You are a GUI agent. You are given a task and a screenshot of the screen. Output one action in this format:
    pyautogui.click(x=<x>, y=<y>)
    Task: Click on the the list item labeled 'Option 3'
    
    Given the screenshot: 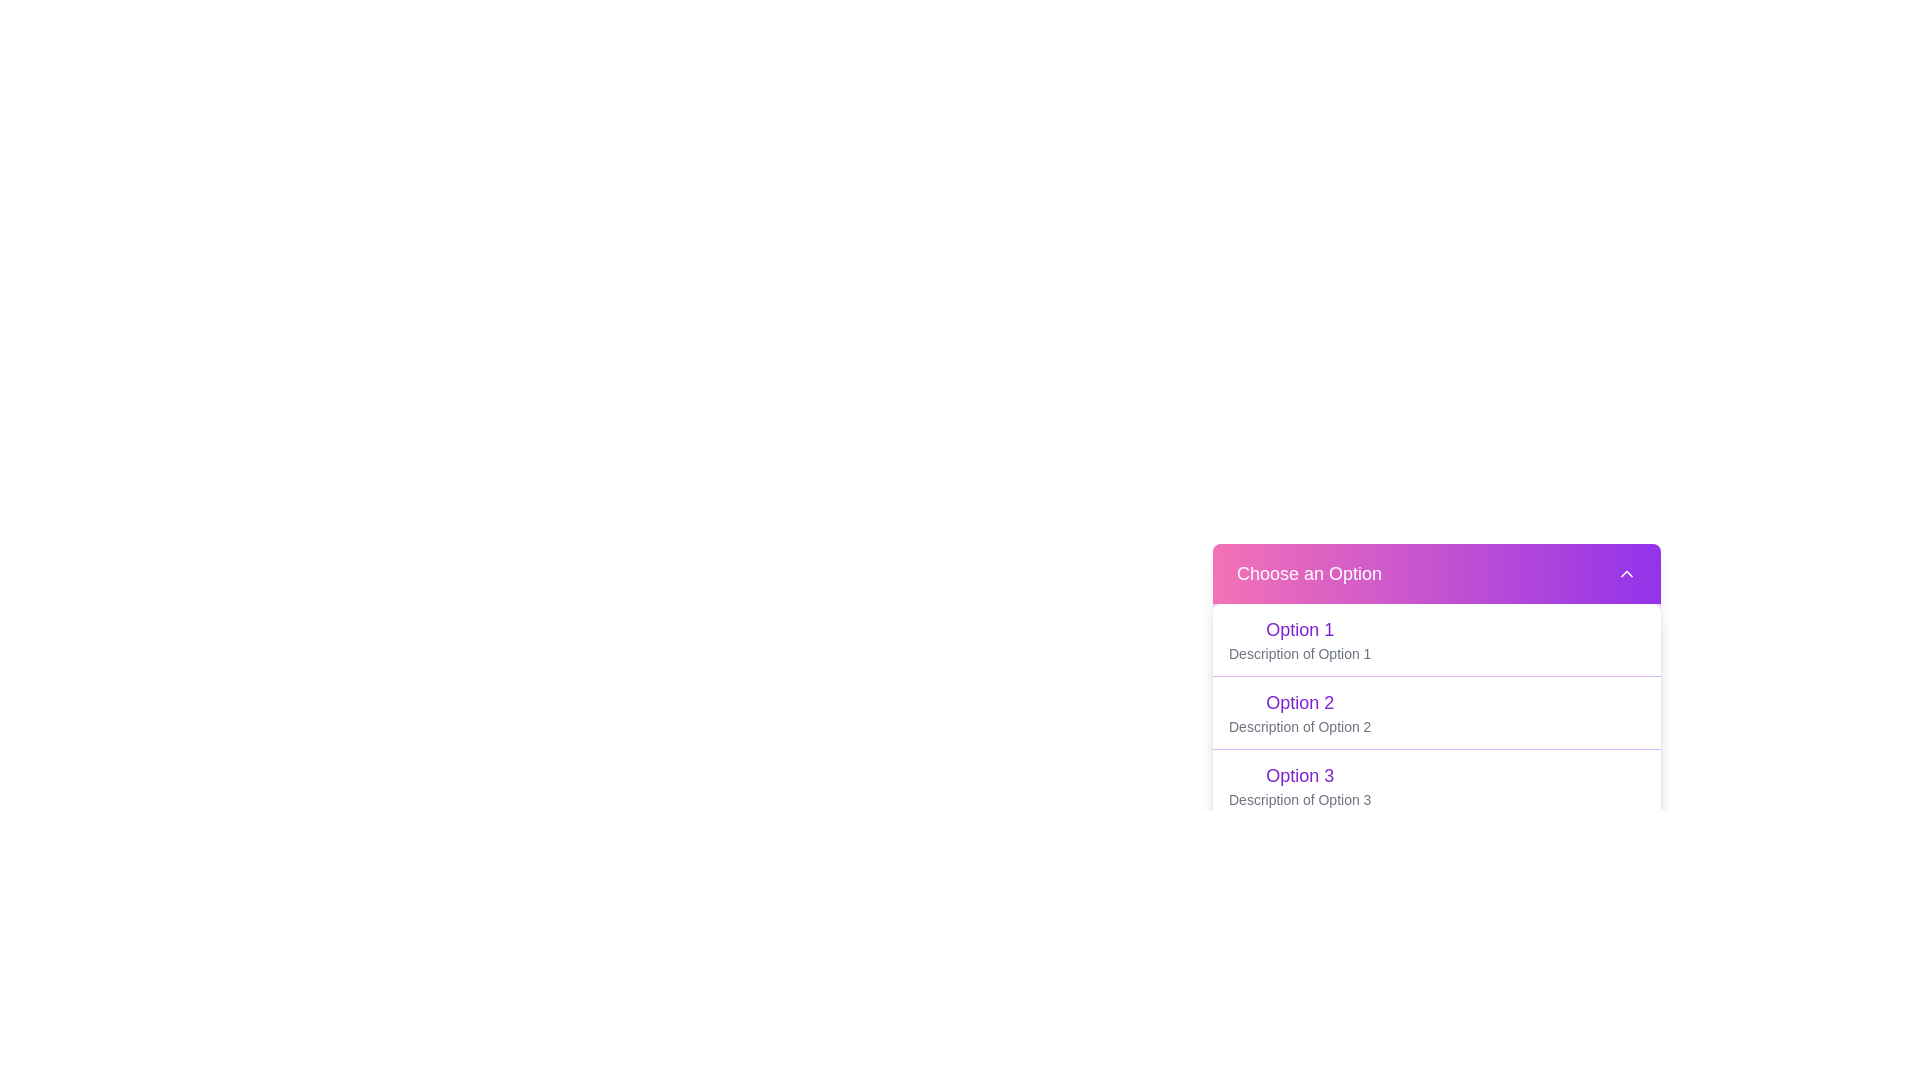 What is the action you would take?
    pyautogui.click(x=1435, y=784)
    